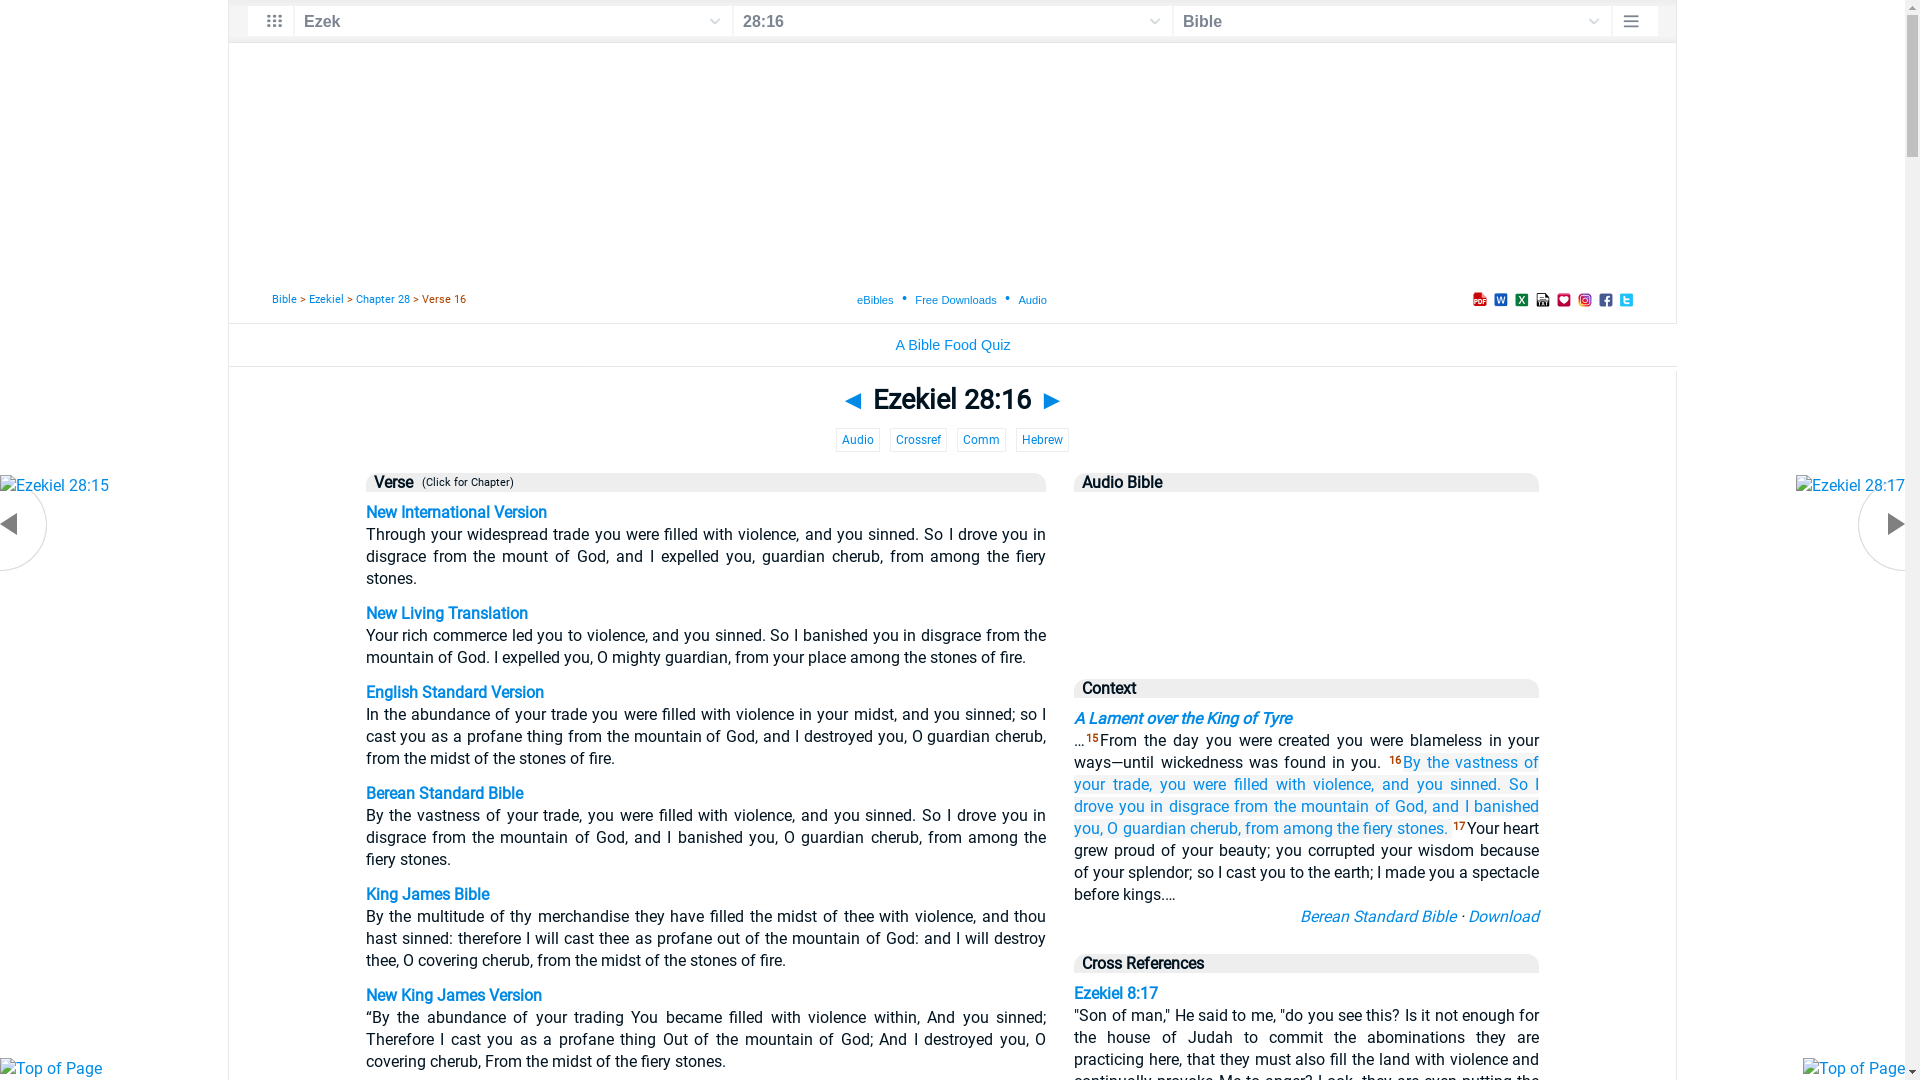  What do you see at coordinates (455, 511) in the screenshot?
I see `'New International Version'` at bounding box center [455, 511].